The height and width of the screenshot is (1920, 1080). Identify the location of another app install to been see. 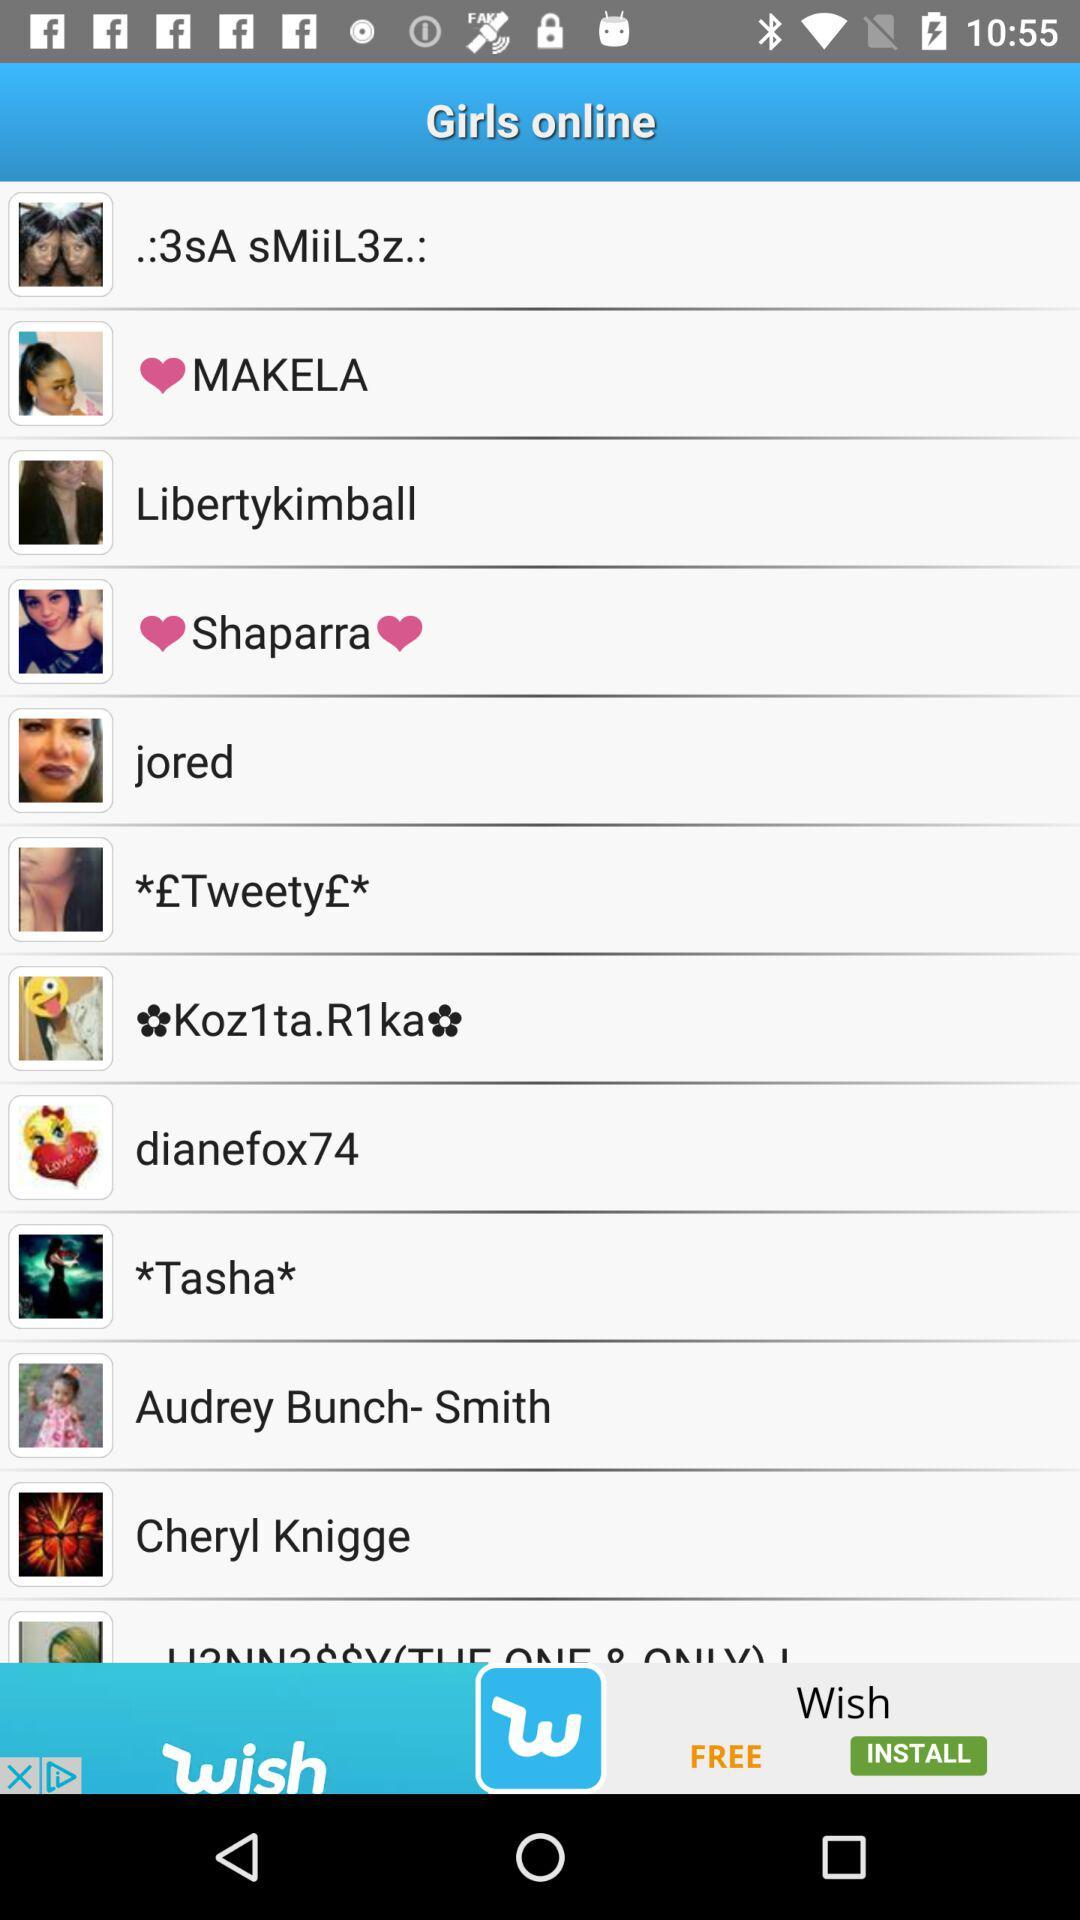
(540, 1727).